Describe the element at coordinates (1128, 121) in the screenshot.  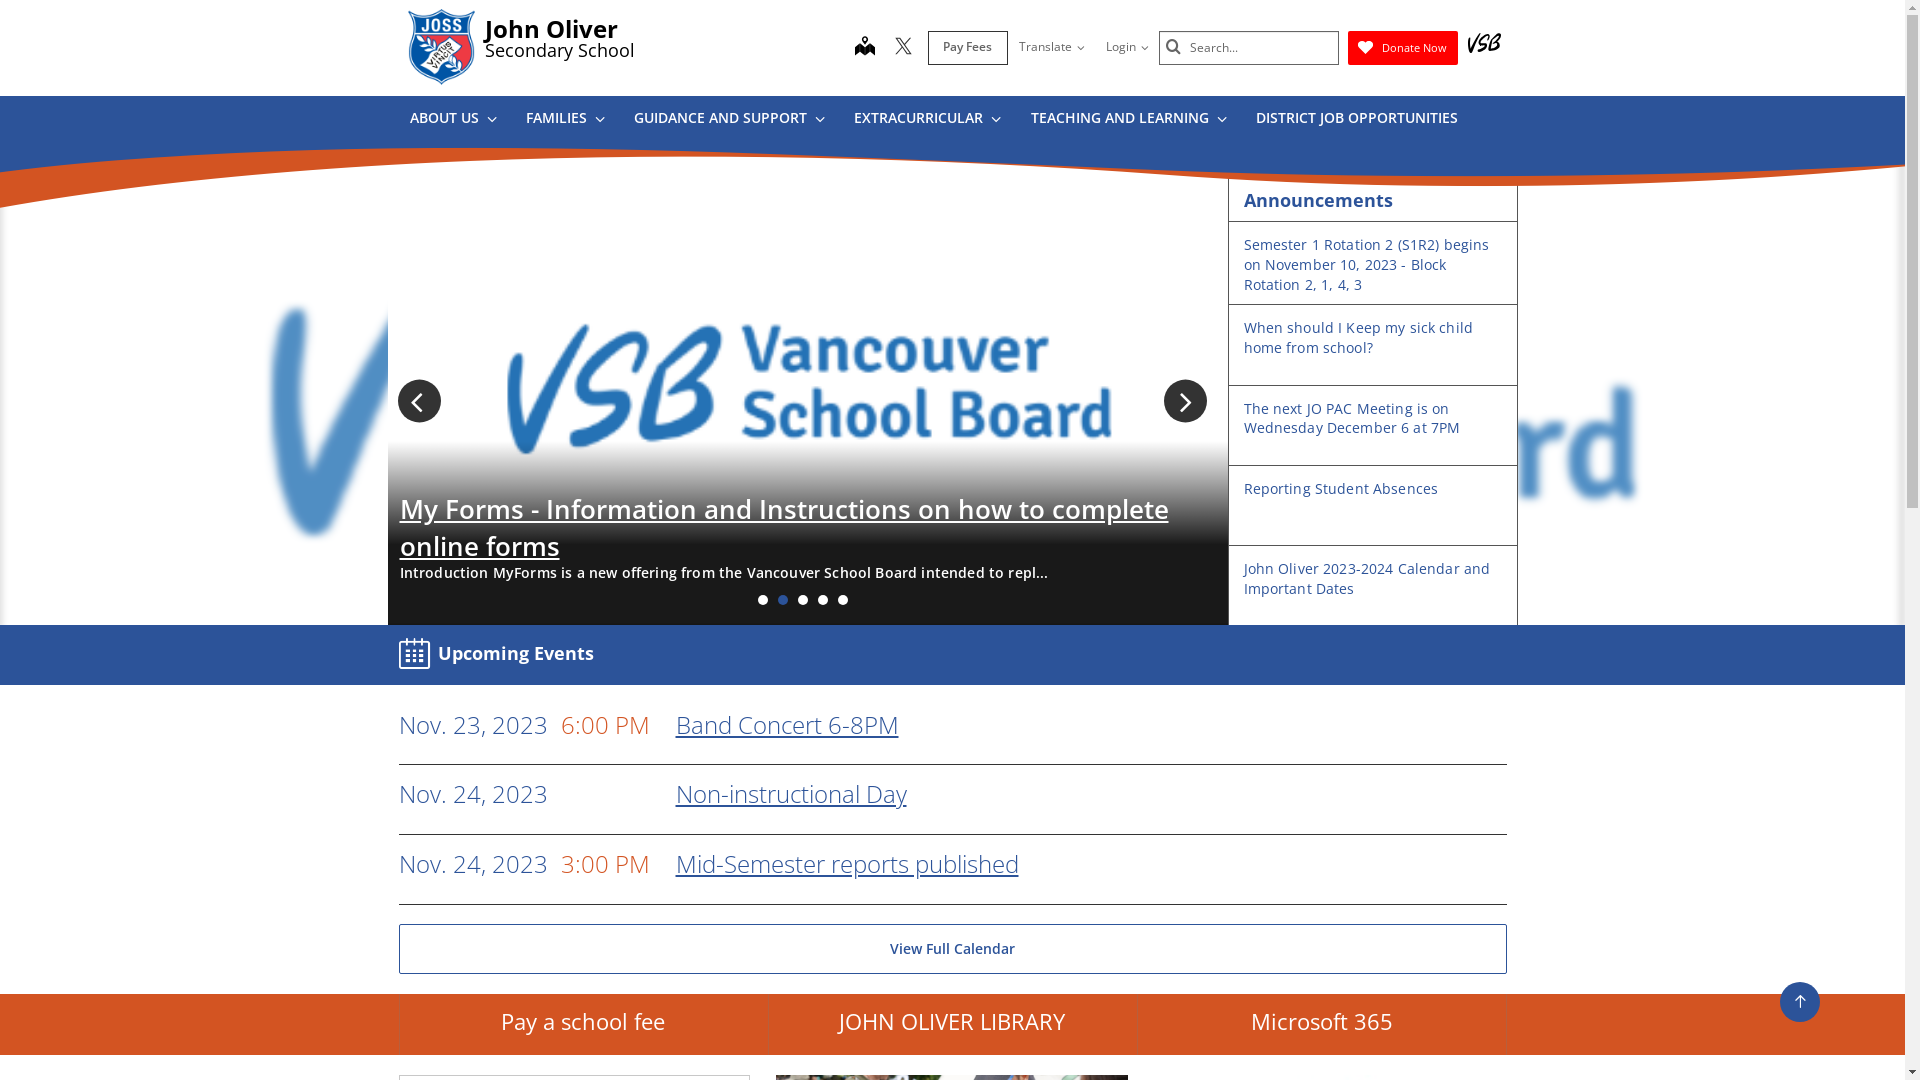
I see `'TEACHING AND LEARNING'` at that location.